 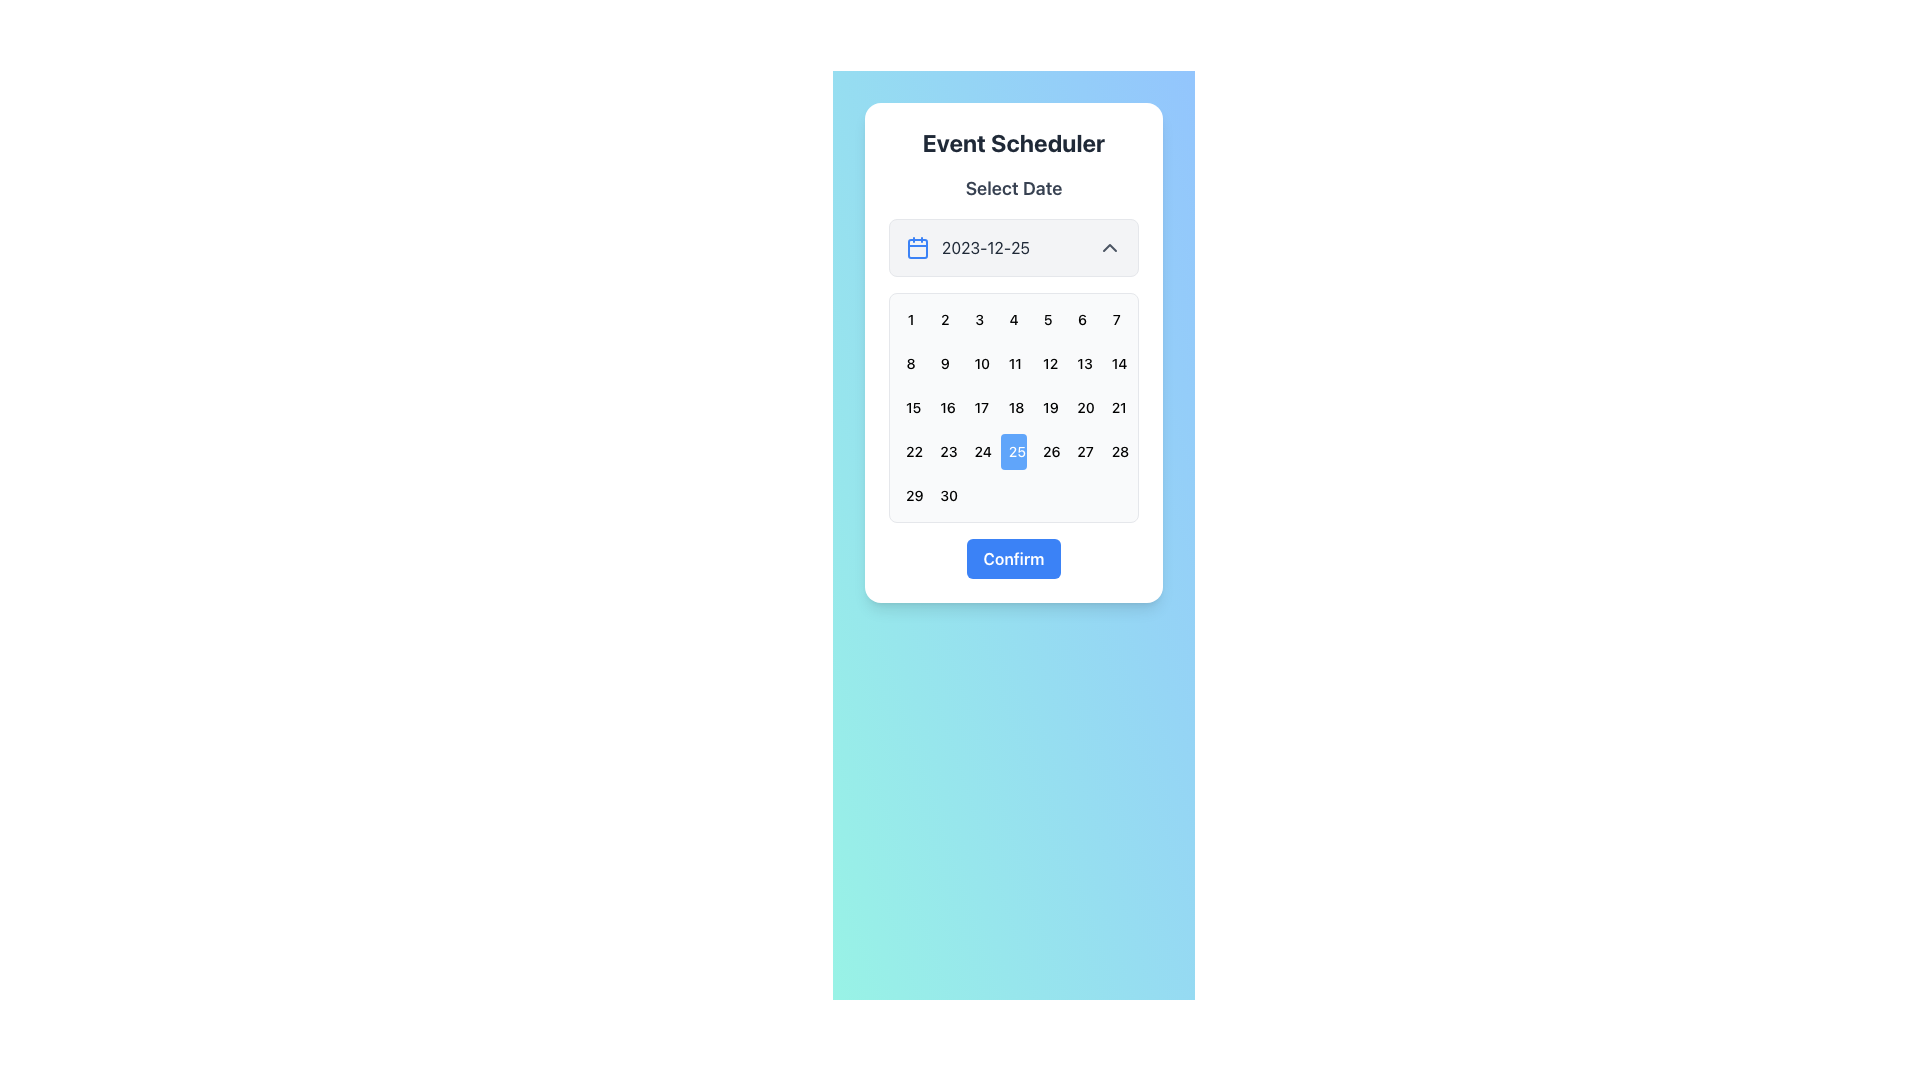 What do you see at coordinates (979, 363) in the screenshot?
I see `the interactive button that selects the 10th day of the month in the calendar grid by moving to its center point` at bounding box center [979, 363].